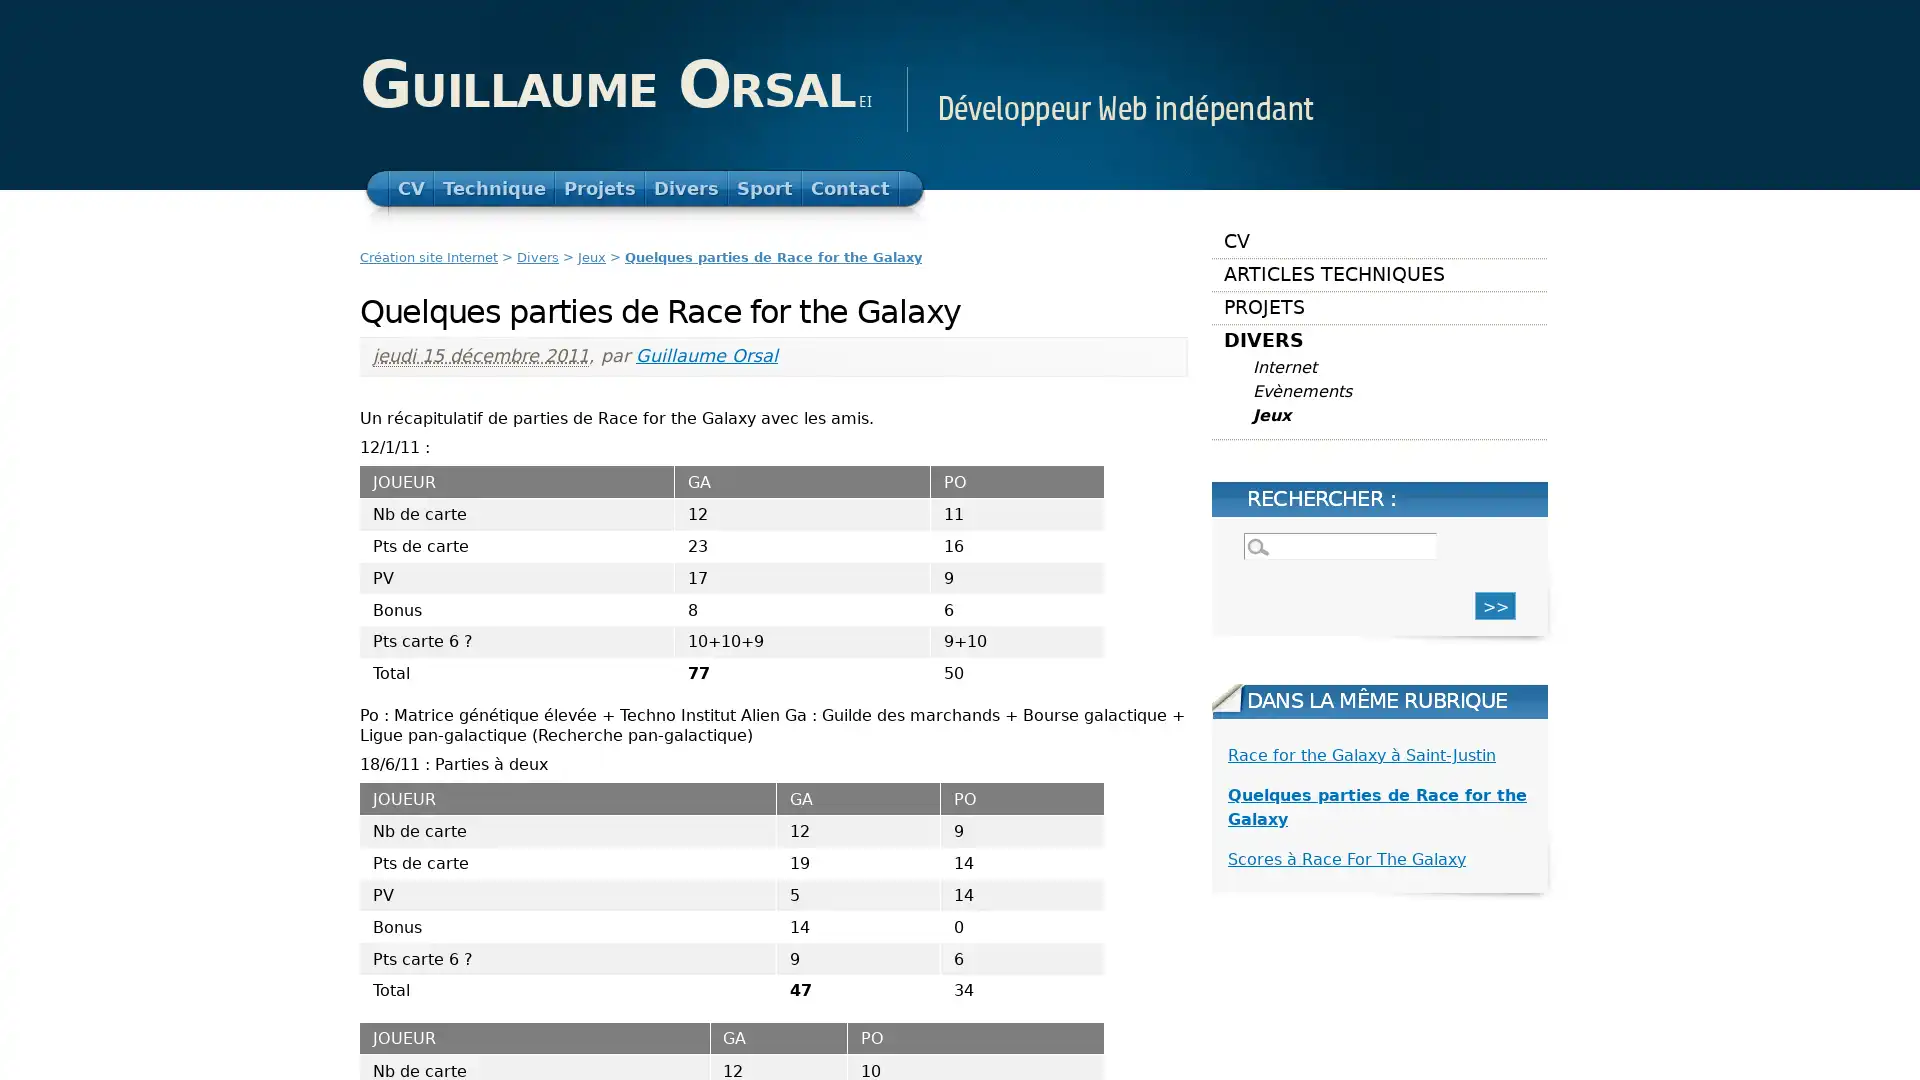 The height and width of the screenshot is (1080, 1920). Describe the element at coordinates (1495, 604) in the screenshot. I see `>>` at that location.